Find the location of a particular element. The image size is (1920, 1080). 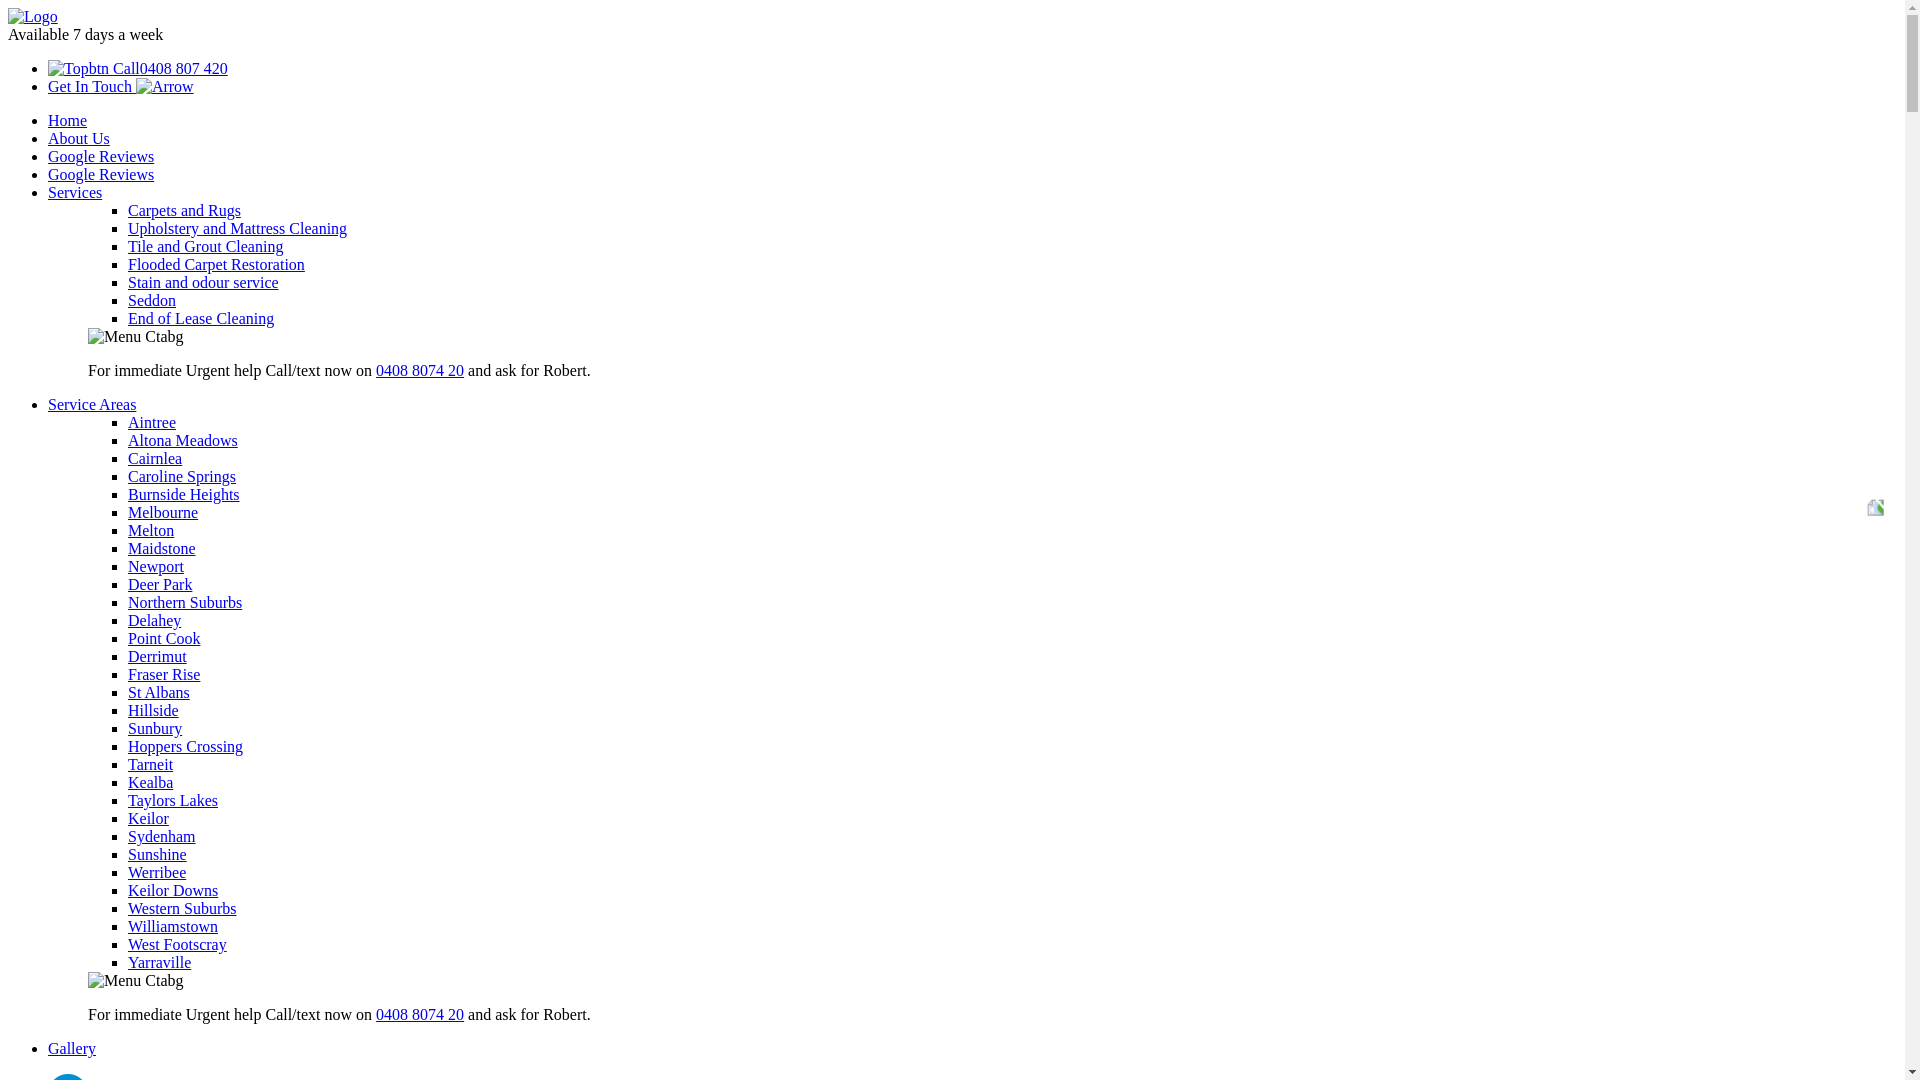

'Burnside Heights' is located at coordinates (183, 494).